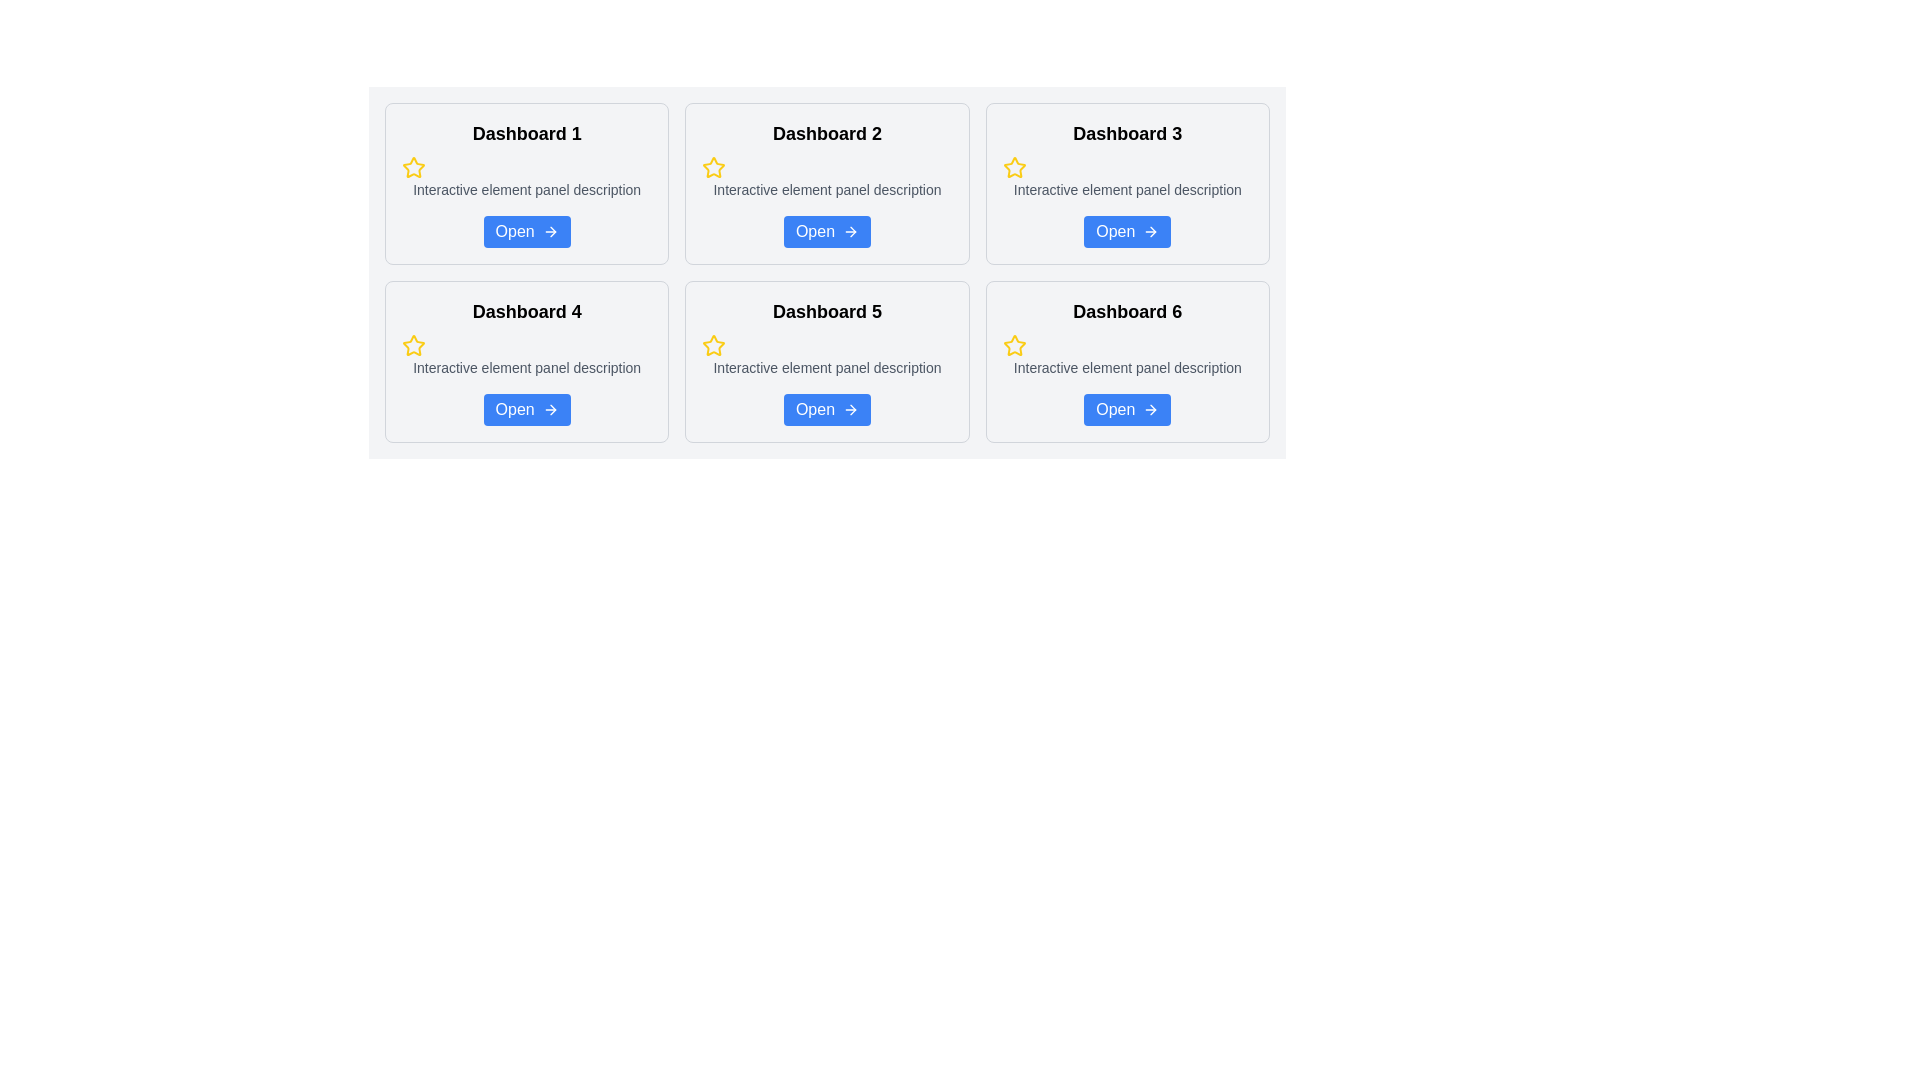 This screenshot has height=1080, width=1920. I want to click on the text label 'Dashboard 3' which is displayed in a bold, large font in the top-right card of a grid layout, so click(1127, 134).